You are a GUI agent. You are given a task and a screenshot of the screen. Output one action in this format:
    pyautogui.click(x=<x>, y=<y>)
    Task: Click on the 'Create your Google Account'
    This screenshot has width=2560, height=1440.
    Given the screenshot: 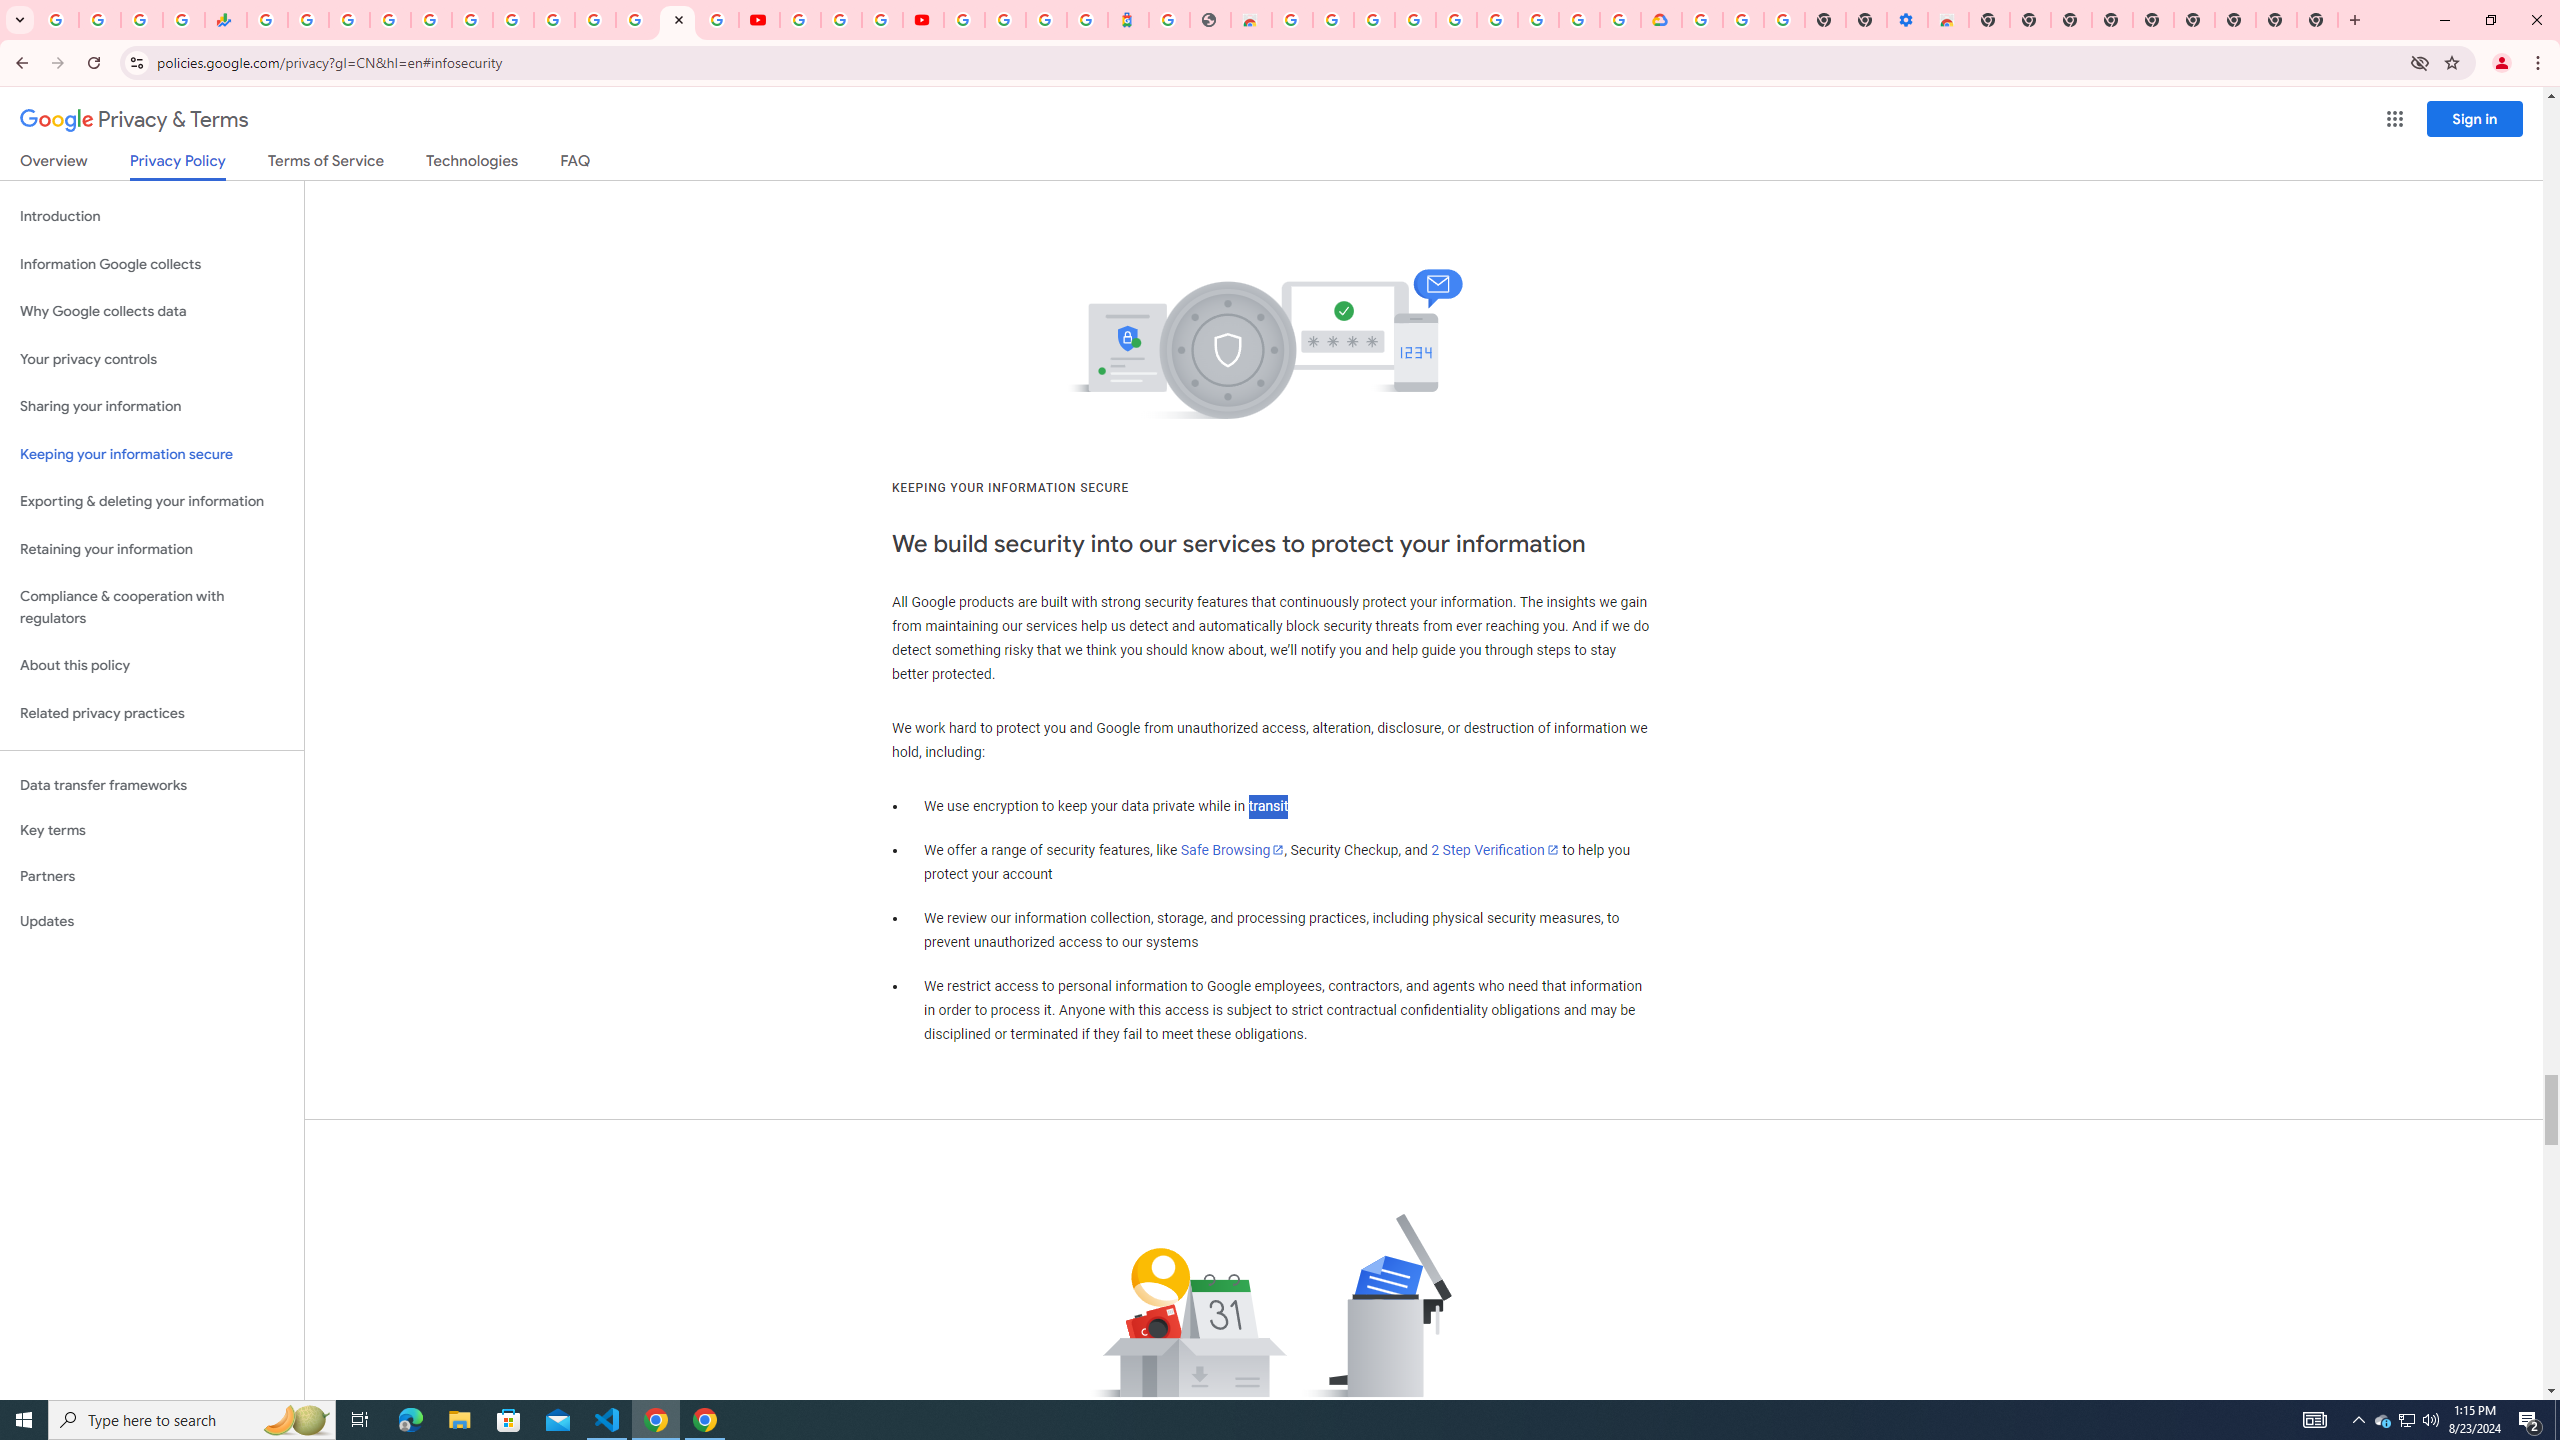 What is the action you would take?
    pyautogui.click(x=880, y=19)
    